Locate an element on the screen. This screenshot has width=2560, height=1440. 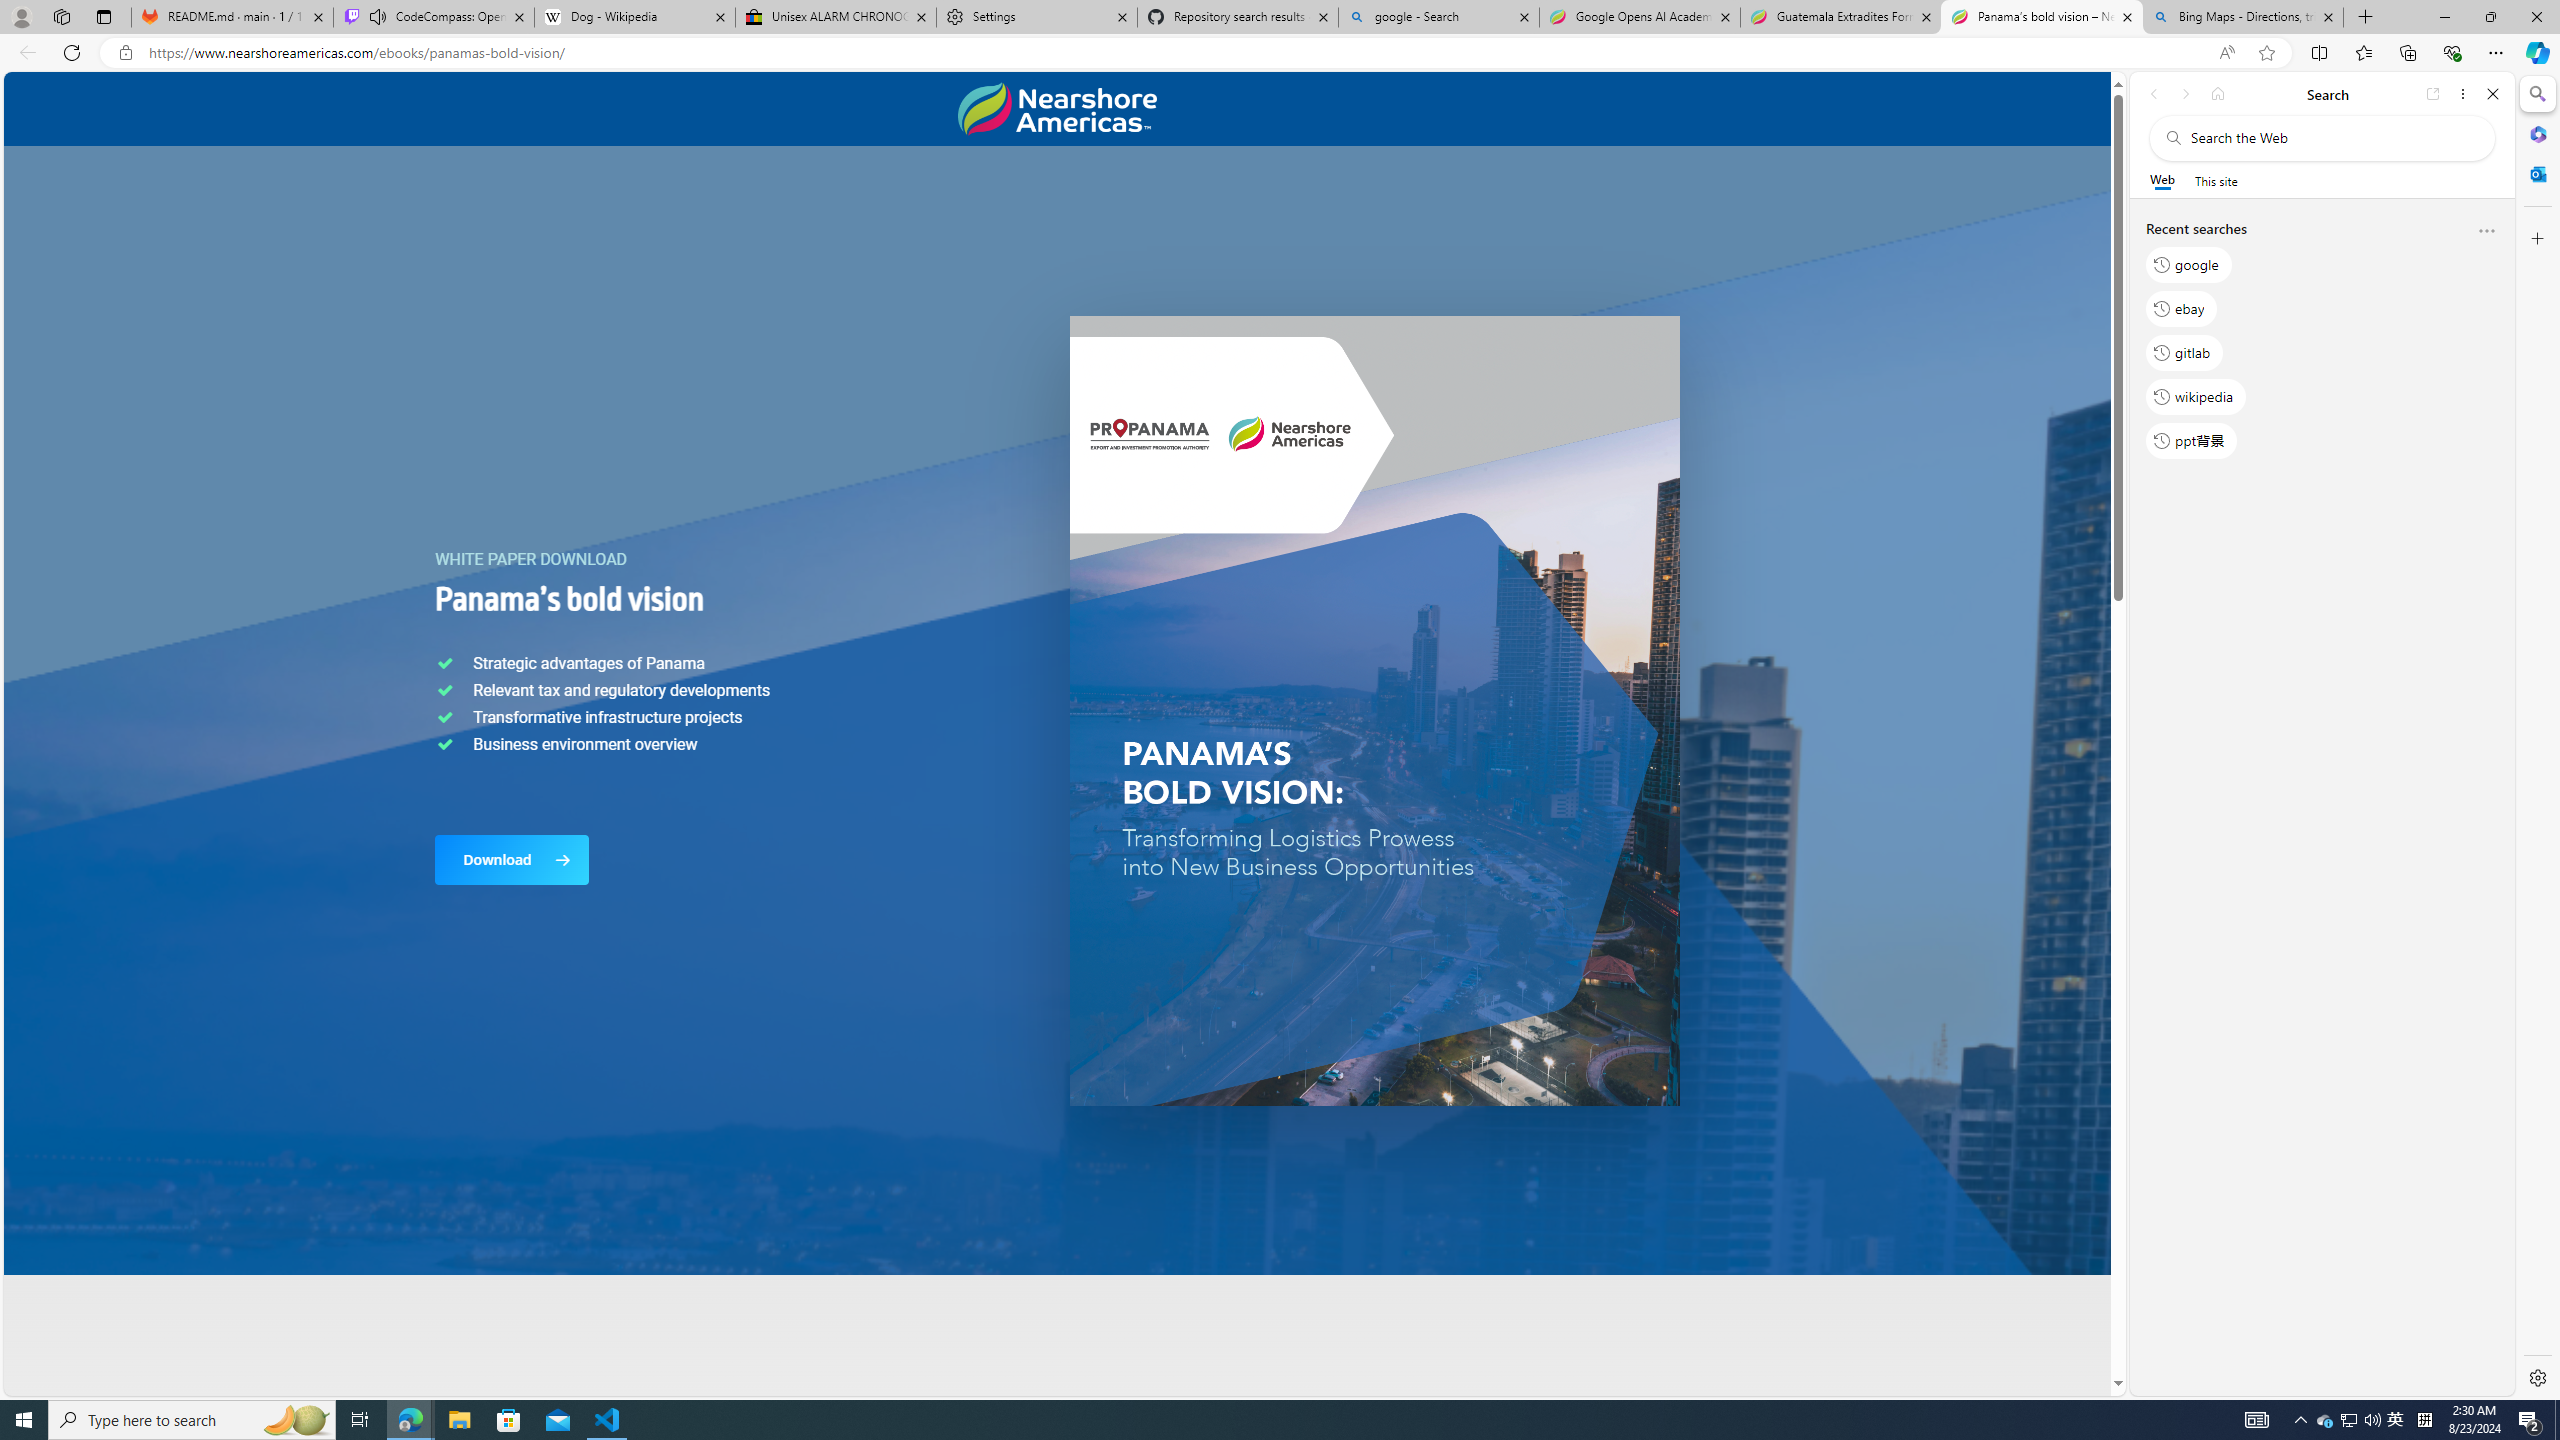
'Copilot (Ctrl+Shift+.)' is located at coordinates (2535, 51).